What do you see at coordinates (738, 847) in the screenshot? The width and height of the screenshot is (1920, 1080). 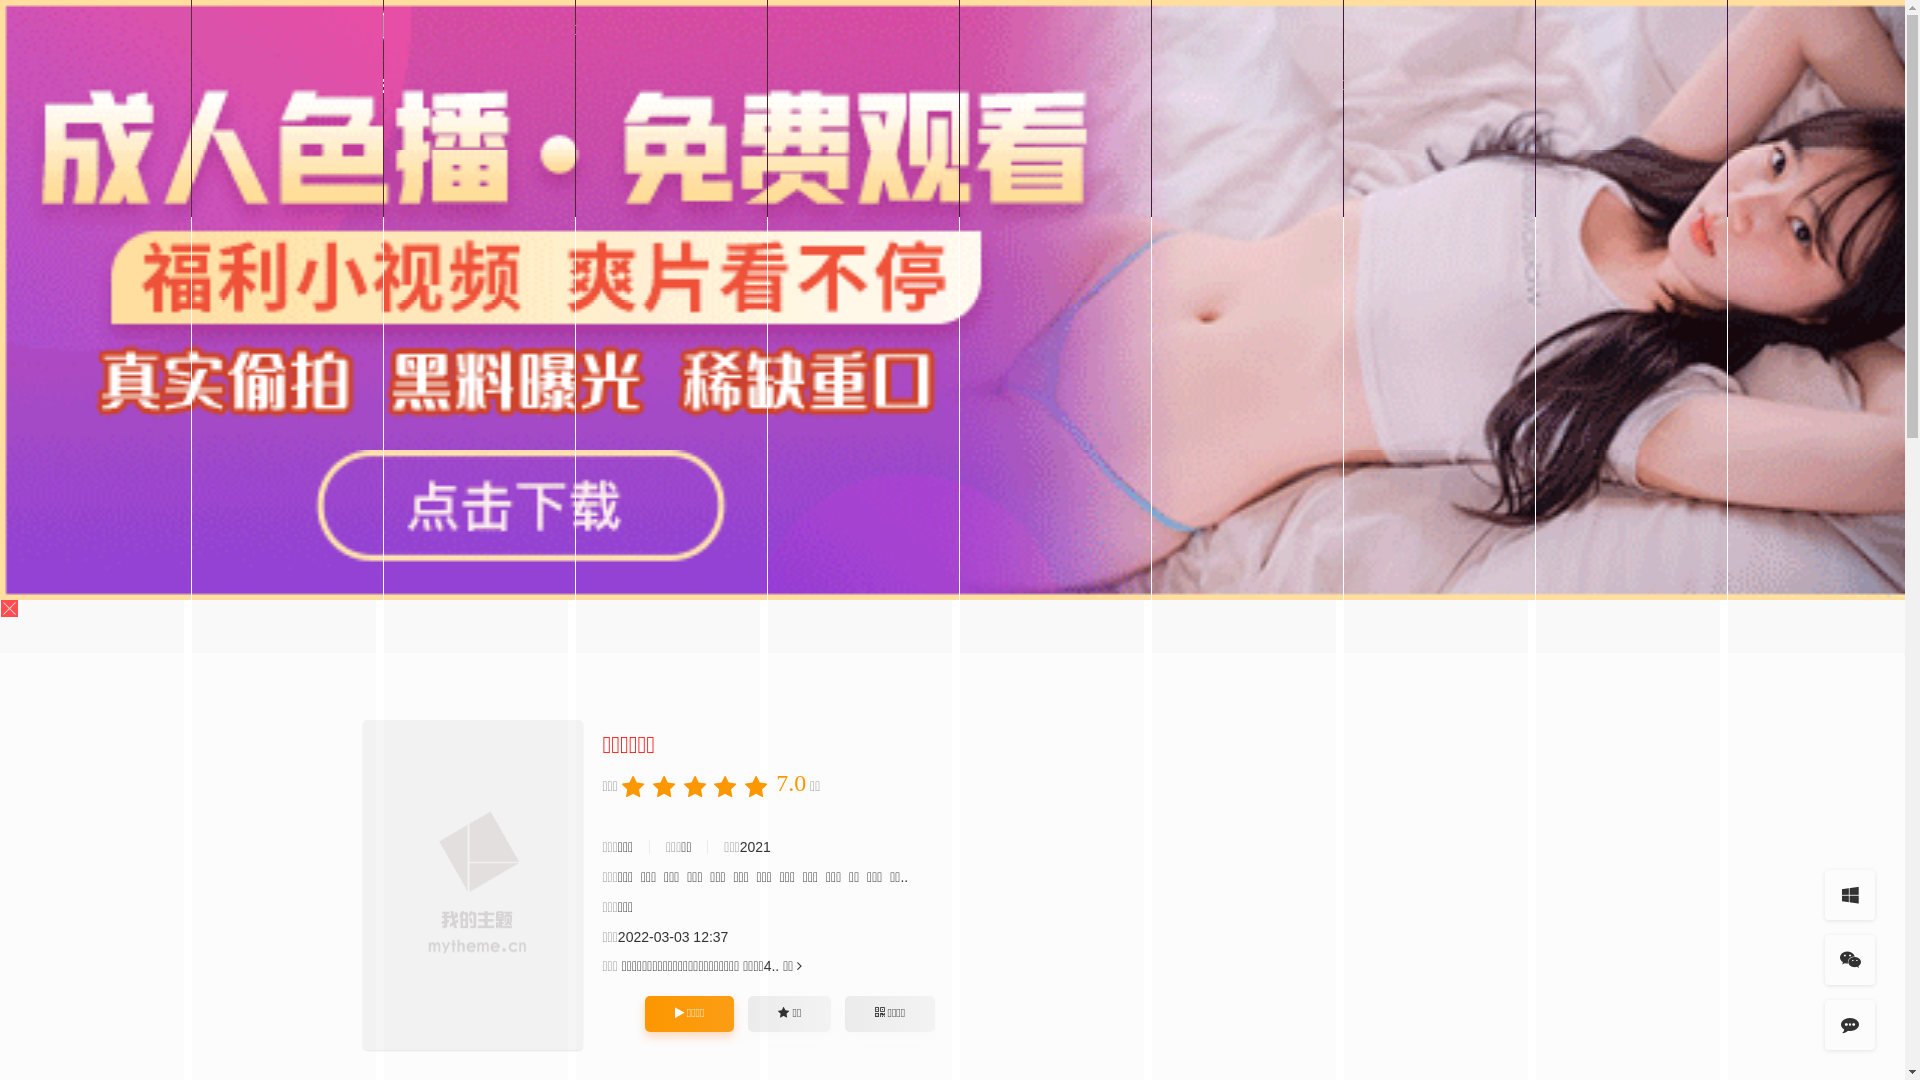 I see `'2021'` at bounding box center [738, 847].